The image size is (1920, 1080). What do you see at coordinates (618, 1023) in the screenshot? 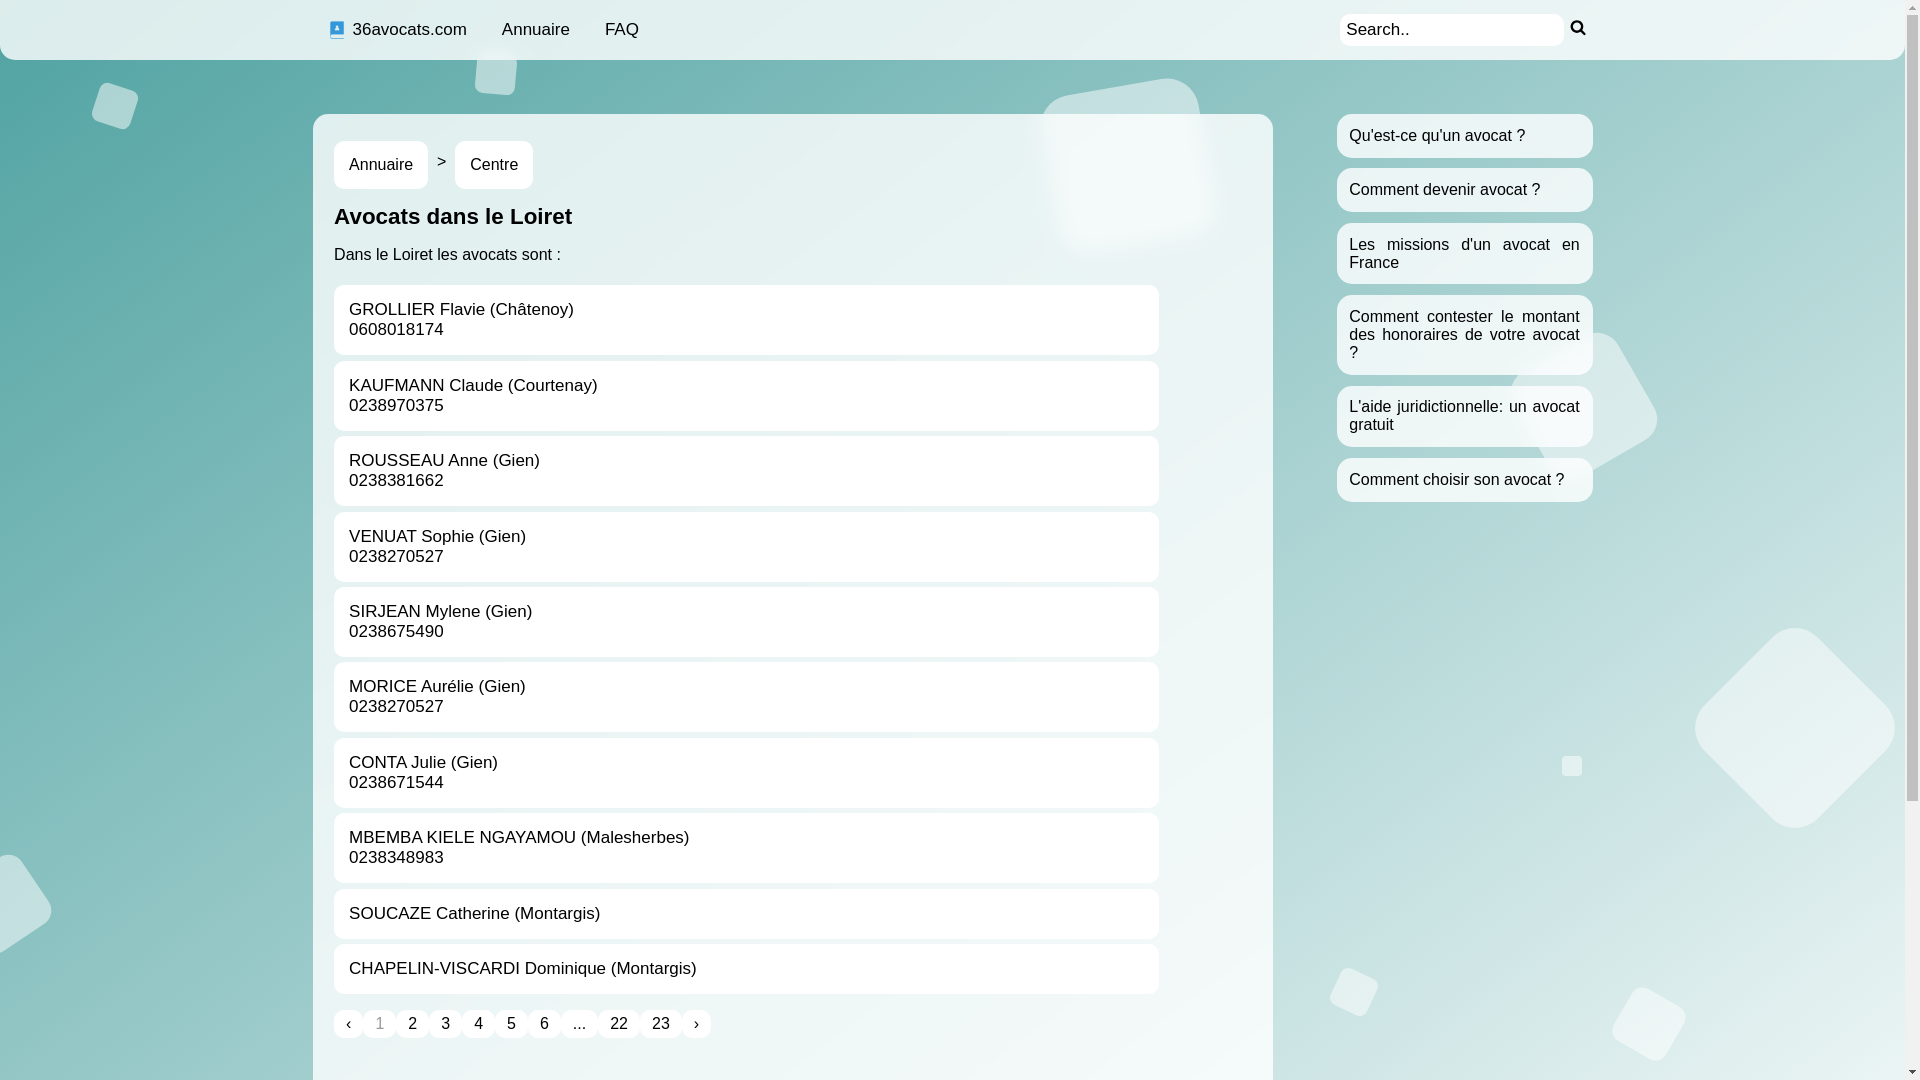
I see `'22'` at bounding box center [618, 1023].